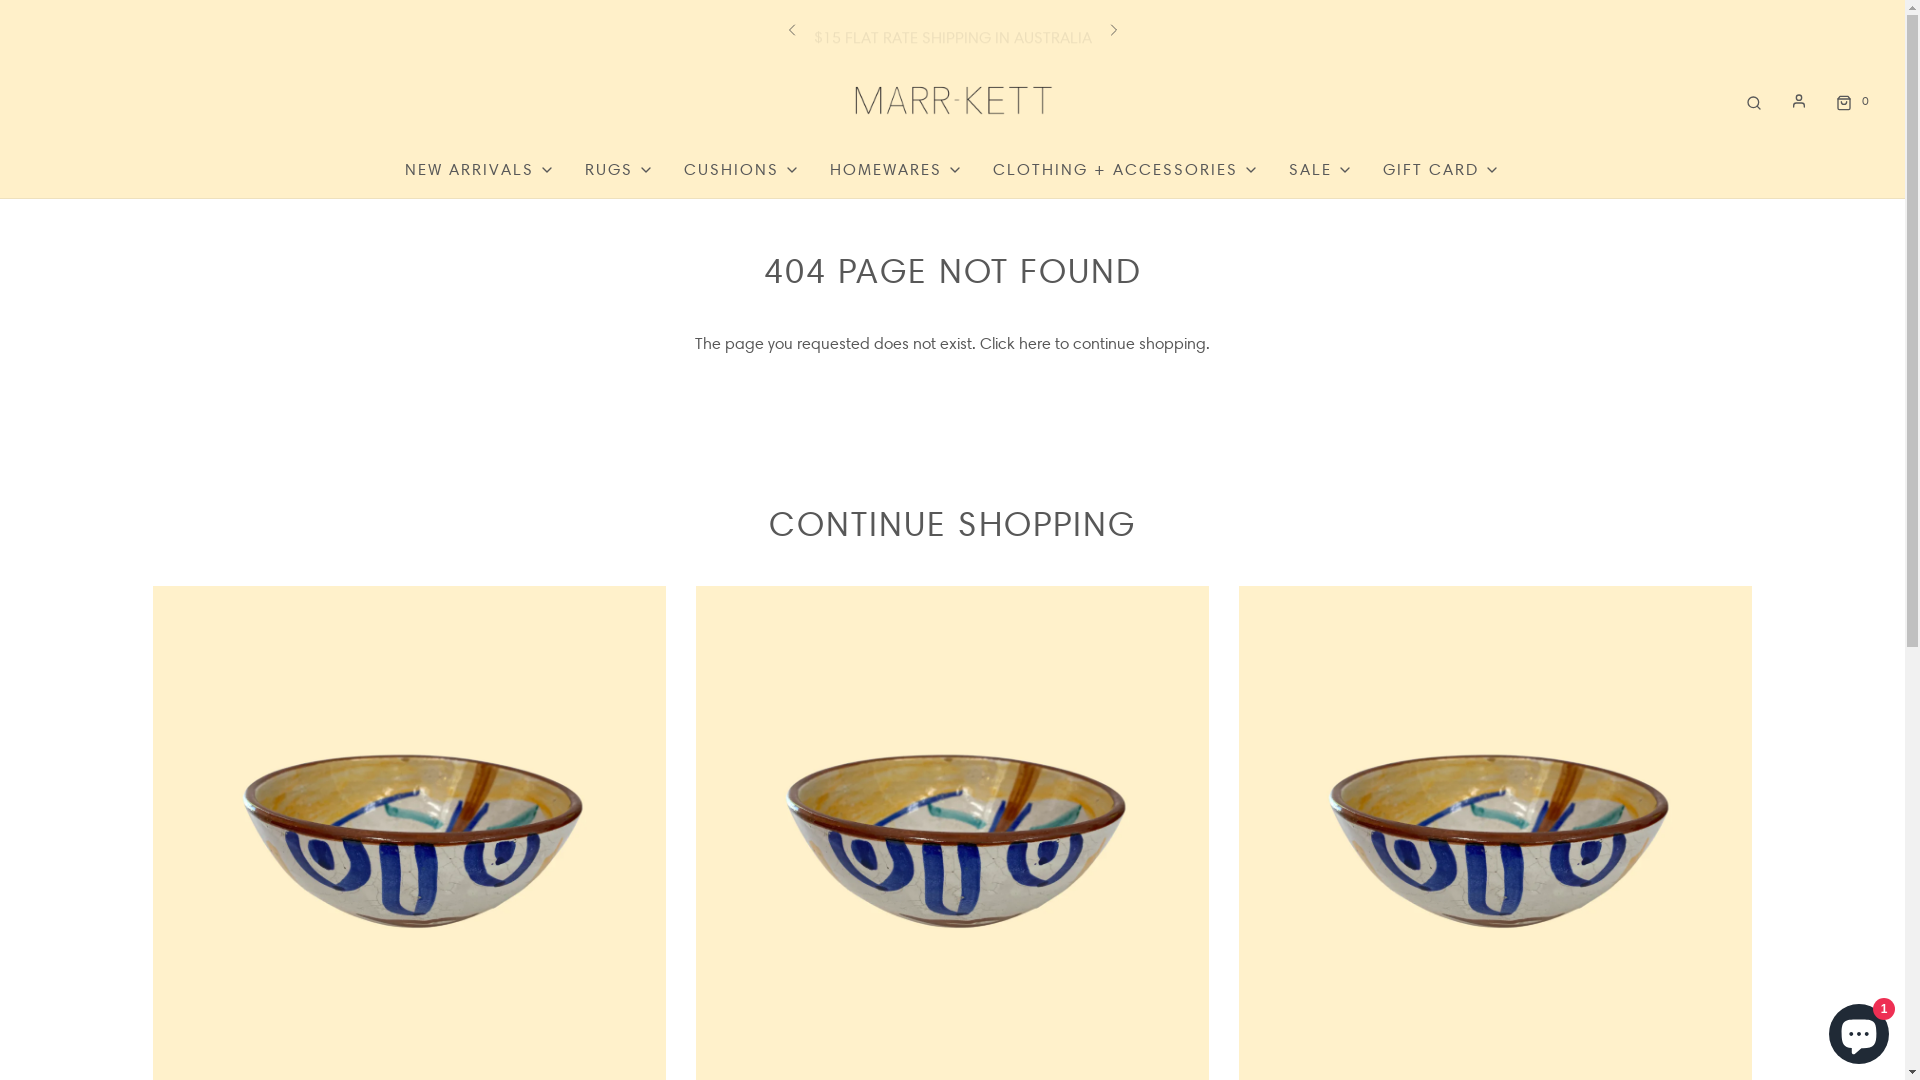 The width and height of the screenshot is (1920, 1080). Describe the element at coordinates (1752, 100) in the screenshot. I see `'Search'` at that location.